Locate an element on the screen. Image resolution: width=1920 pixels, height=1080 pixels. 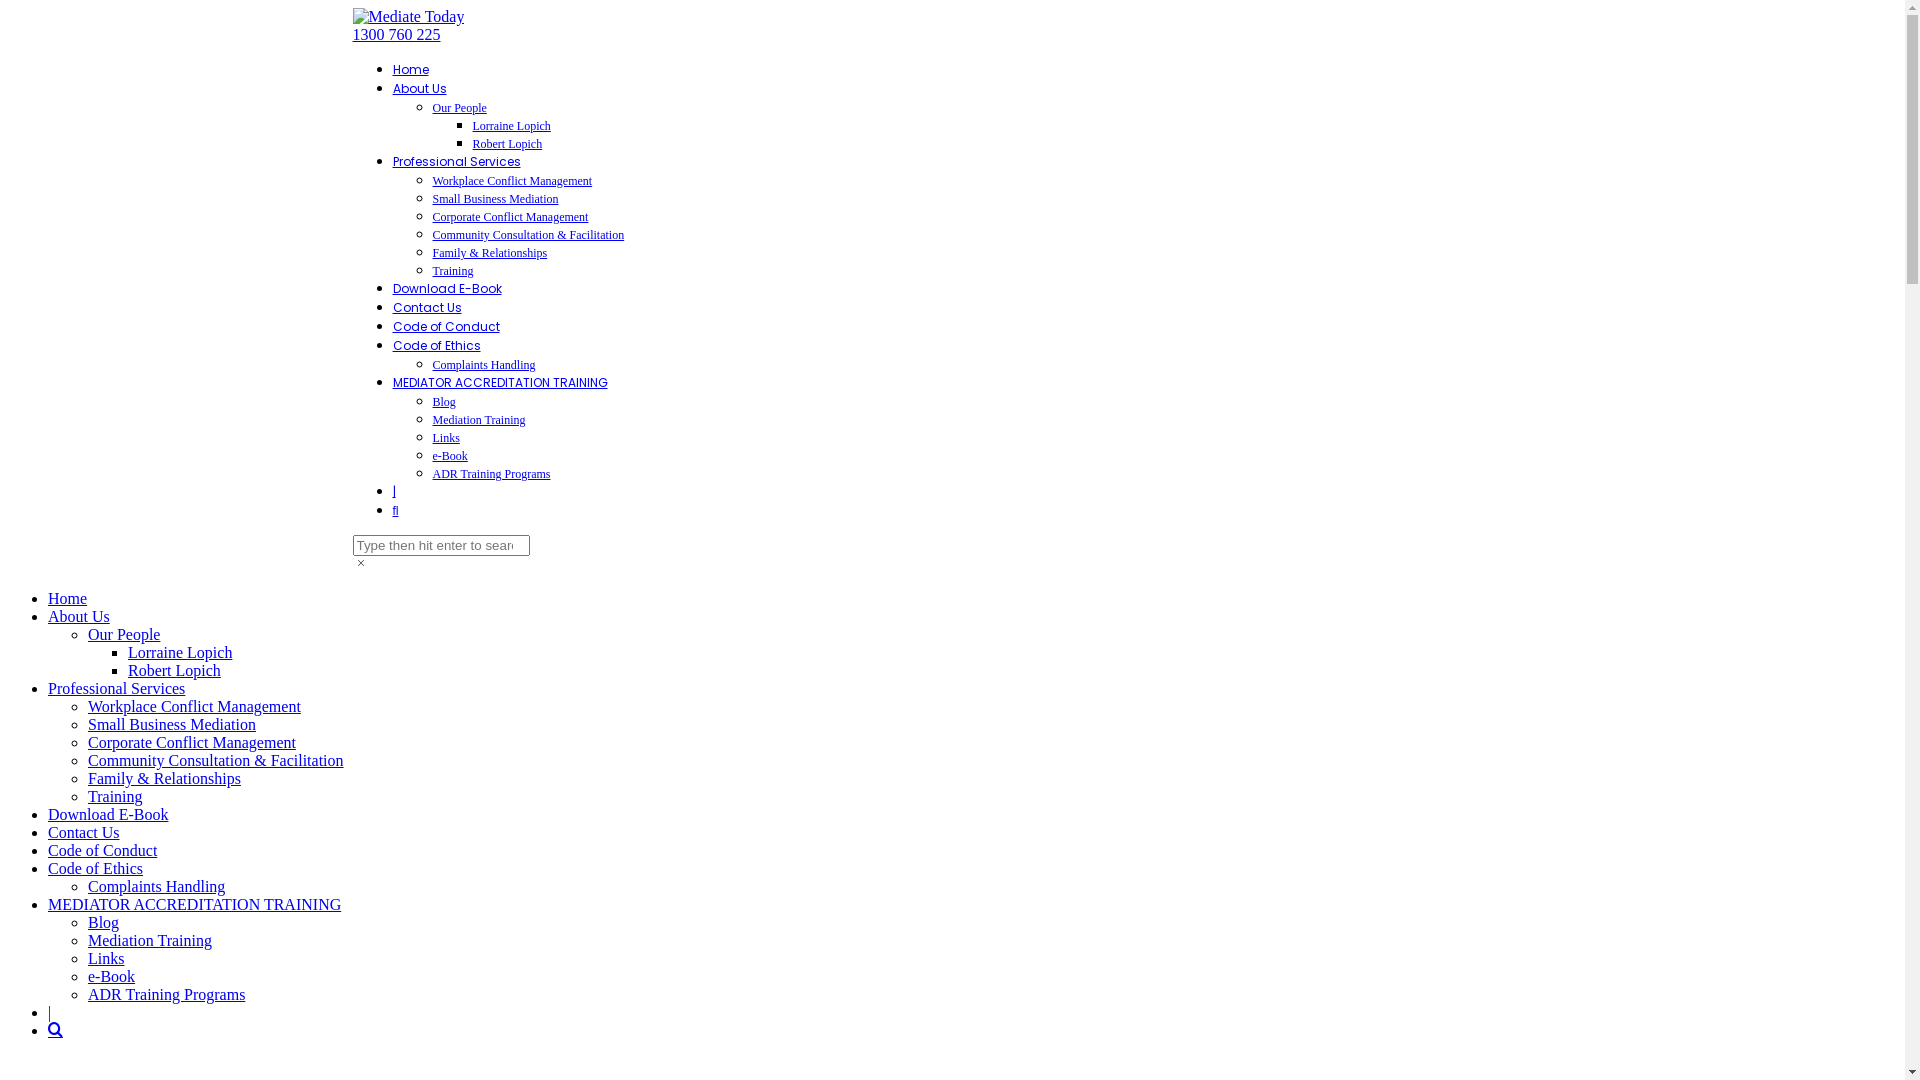
'e-Book' is located at coordinates (110, 975).